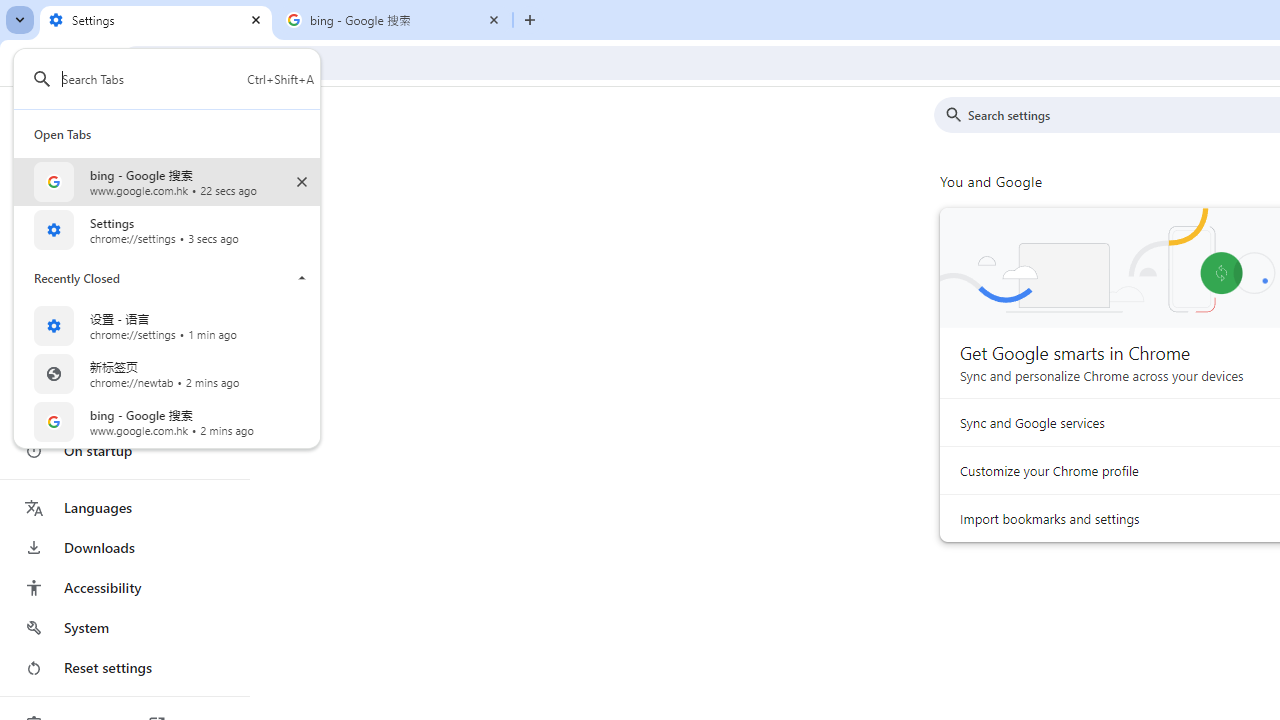 The height and width of the screenshot is (720, 1280). I want to click on 'Toggle Recently Closed Items', so click(301, 277).